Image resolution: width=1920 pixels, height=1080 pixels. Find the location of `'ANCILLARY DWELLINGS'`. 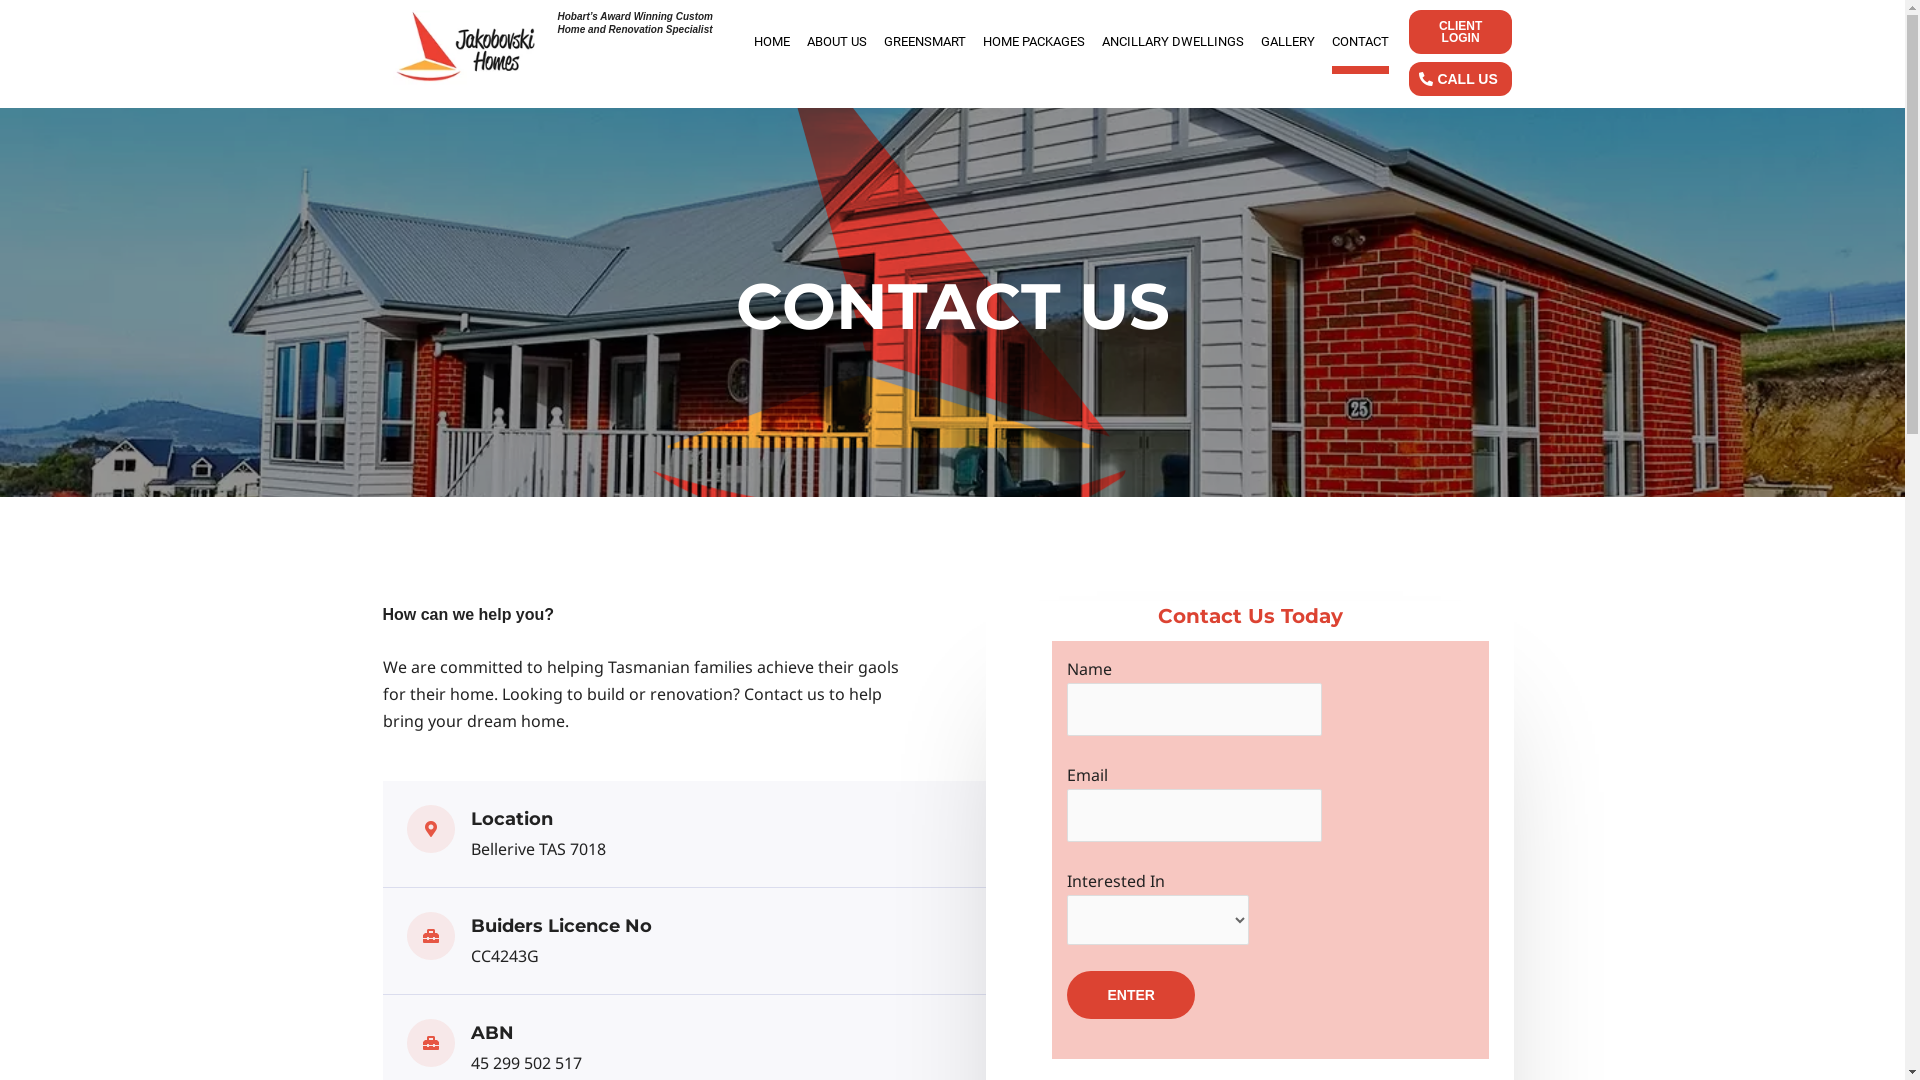

'ANCILLARY DWELLINGS' is located at coordinates (1172, 42).